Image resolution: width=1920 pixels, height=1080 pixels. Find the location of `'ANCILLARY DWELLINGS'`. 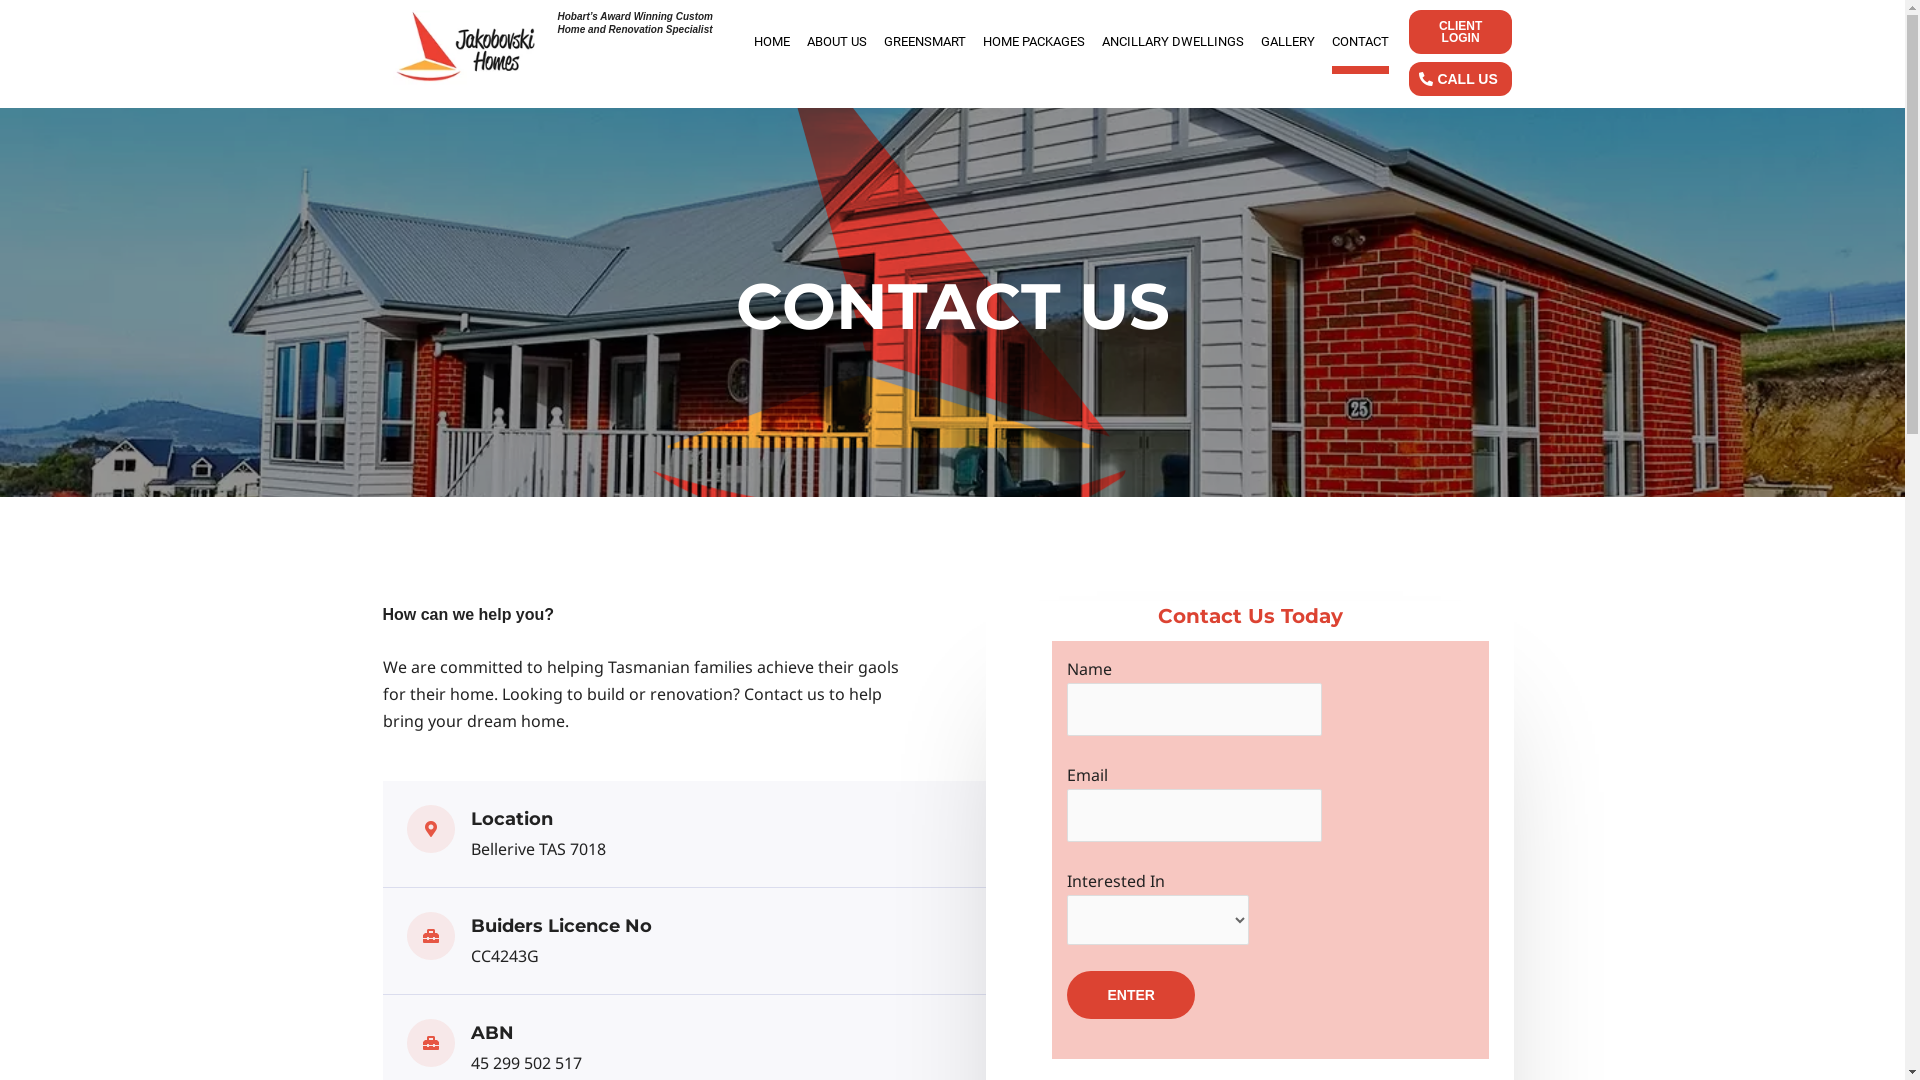

'ANCILLARY DWELLINGS' is located at coordinates (1172, 42).